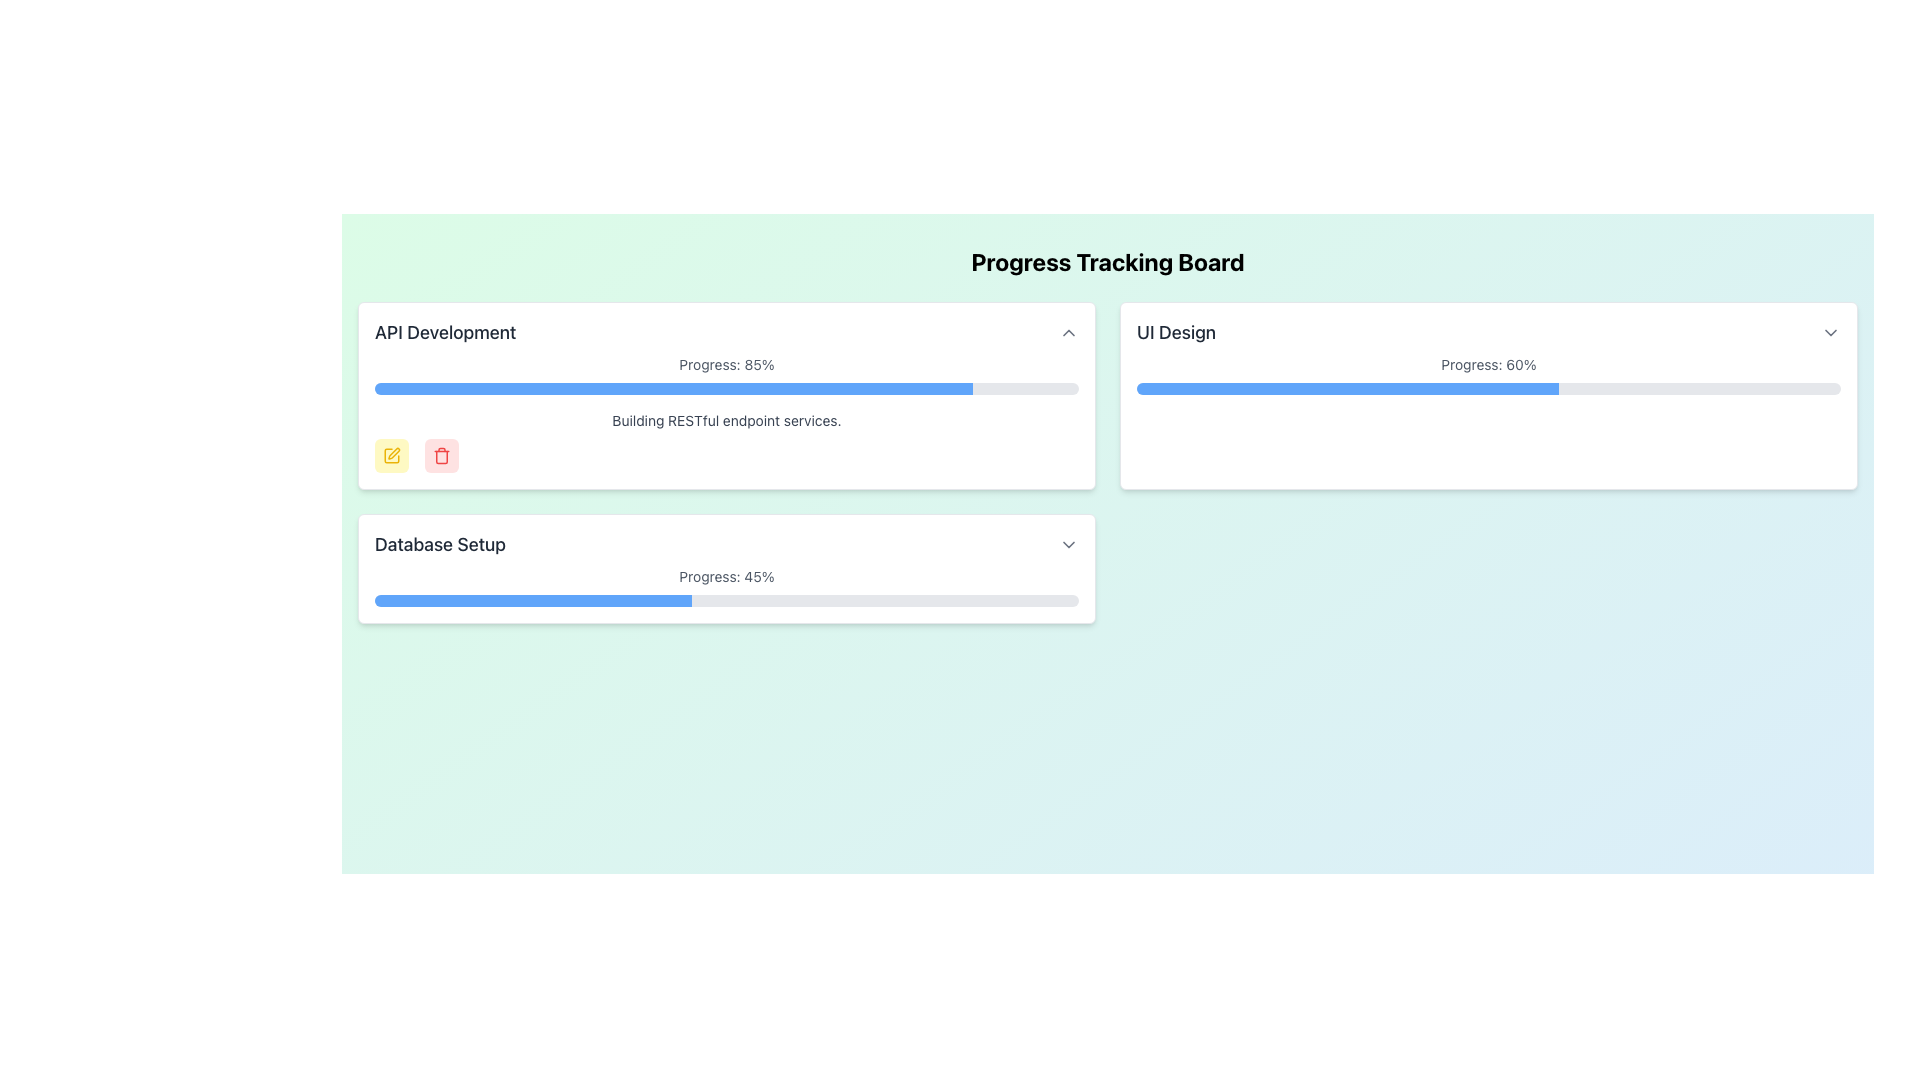 The width and height of the screenshot is (1920, 1080). Describe the element at coordinates (1068, 544) in the screenshot. I see `the downward-pointing chevron icon, styled in gray, located to the far right of the 'Database Setup' title` at that location.